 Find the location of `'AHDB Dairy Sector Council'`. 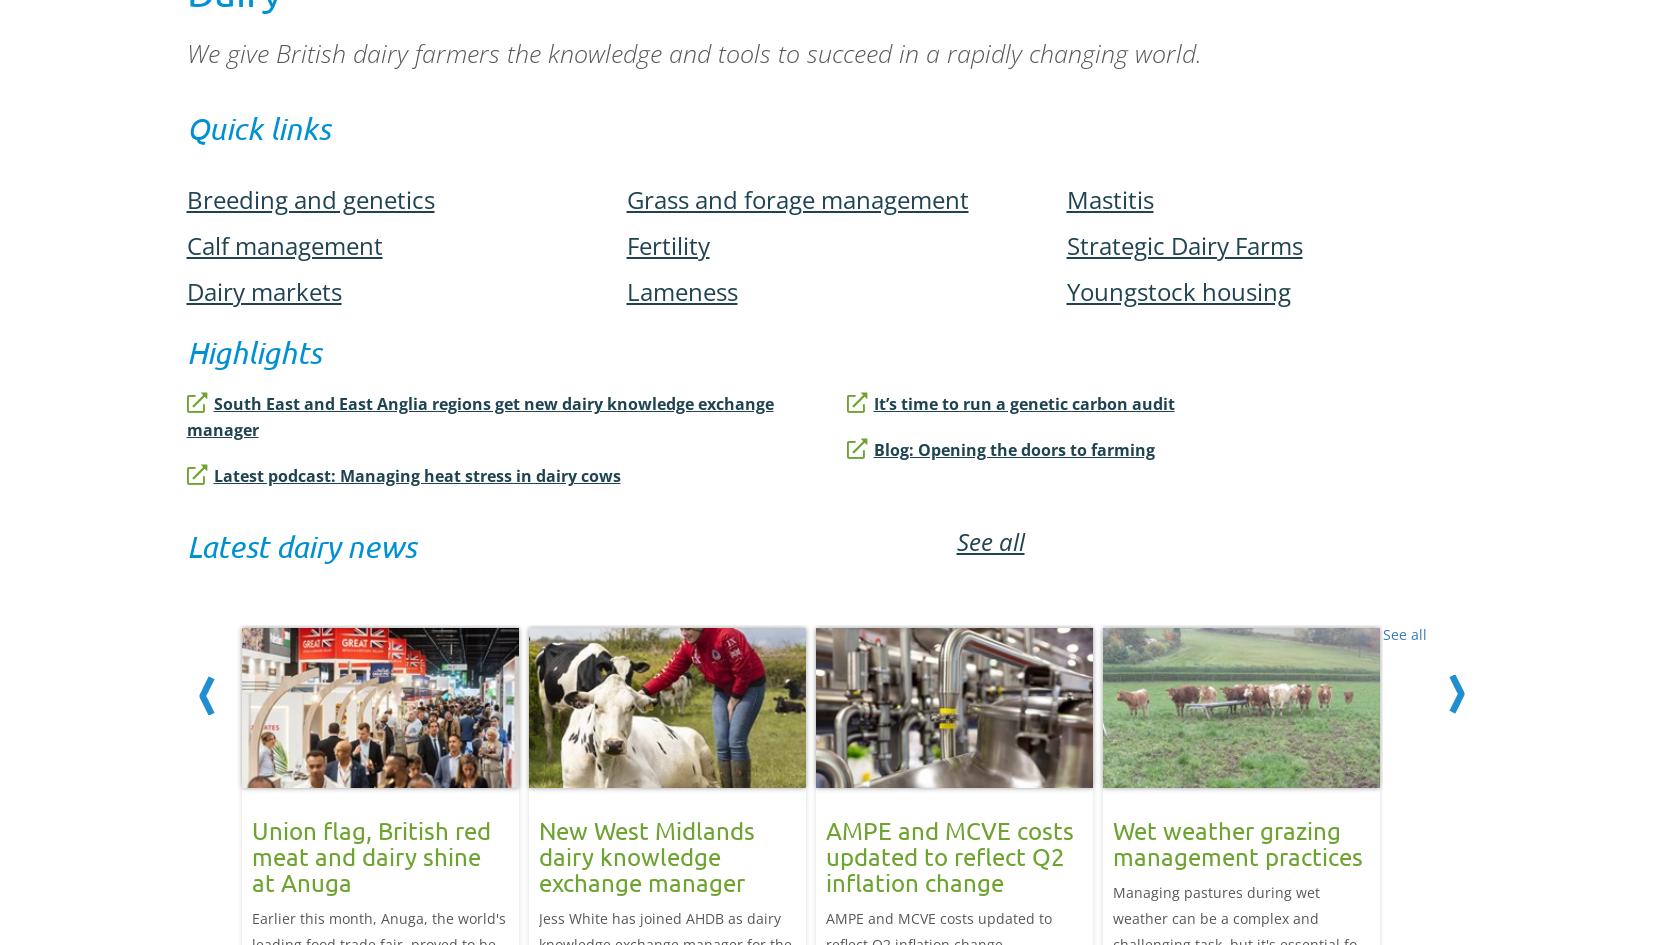

'AHDB Dairy Sector Council' is located at coordinates (317, 300).